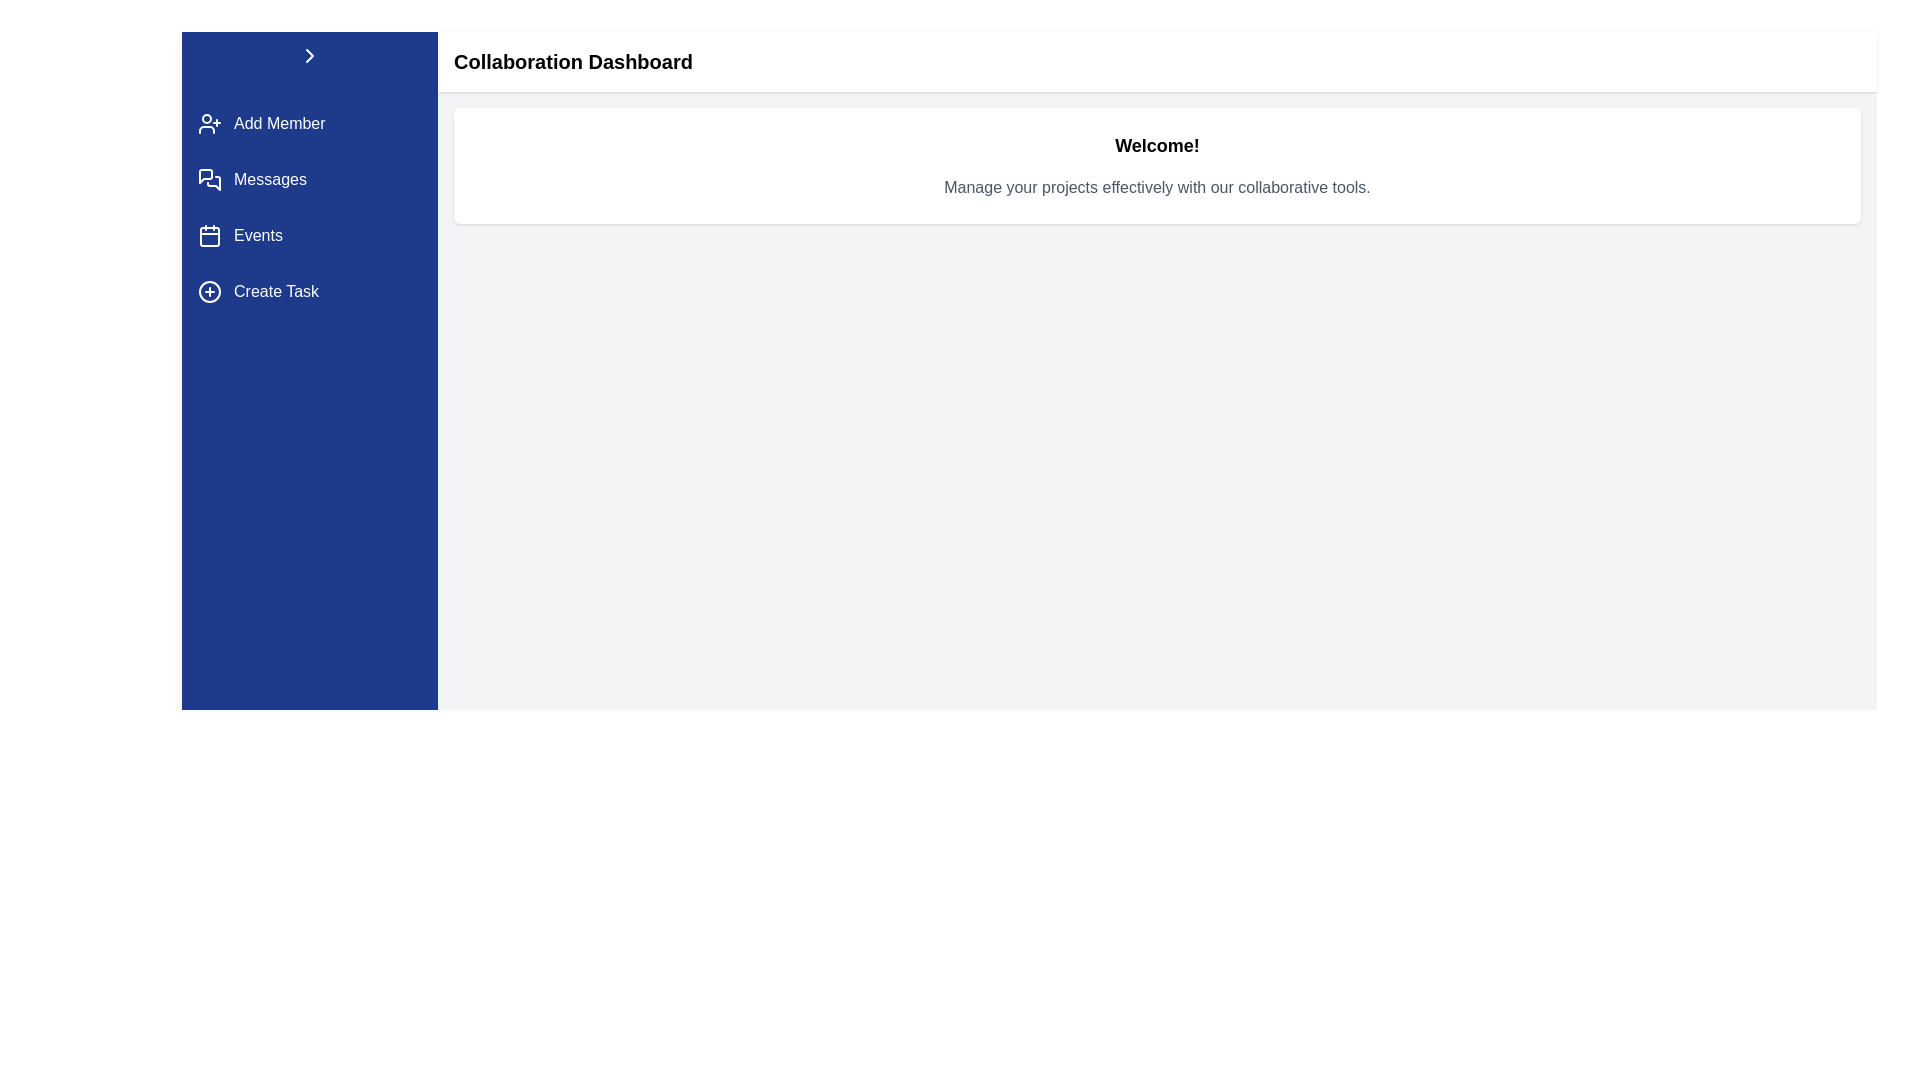 This screenshot has width=1920, height=1080. Describe the element at coordinates (206, 175) in the screenshot. I see `the 'Messages' icon element` at that location.